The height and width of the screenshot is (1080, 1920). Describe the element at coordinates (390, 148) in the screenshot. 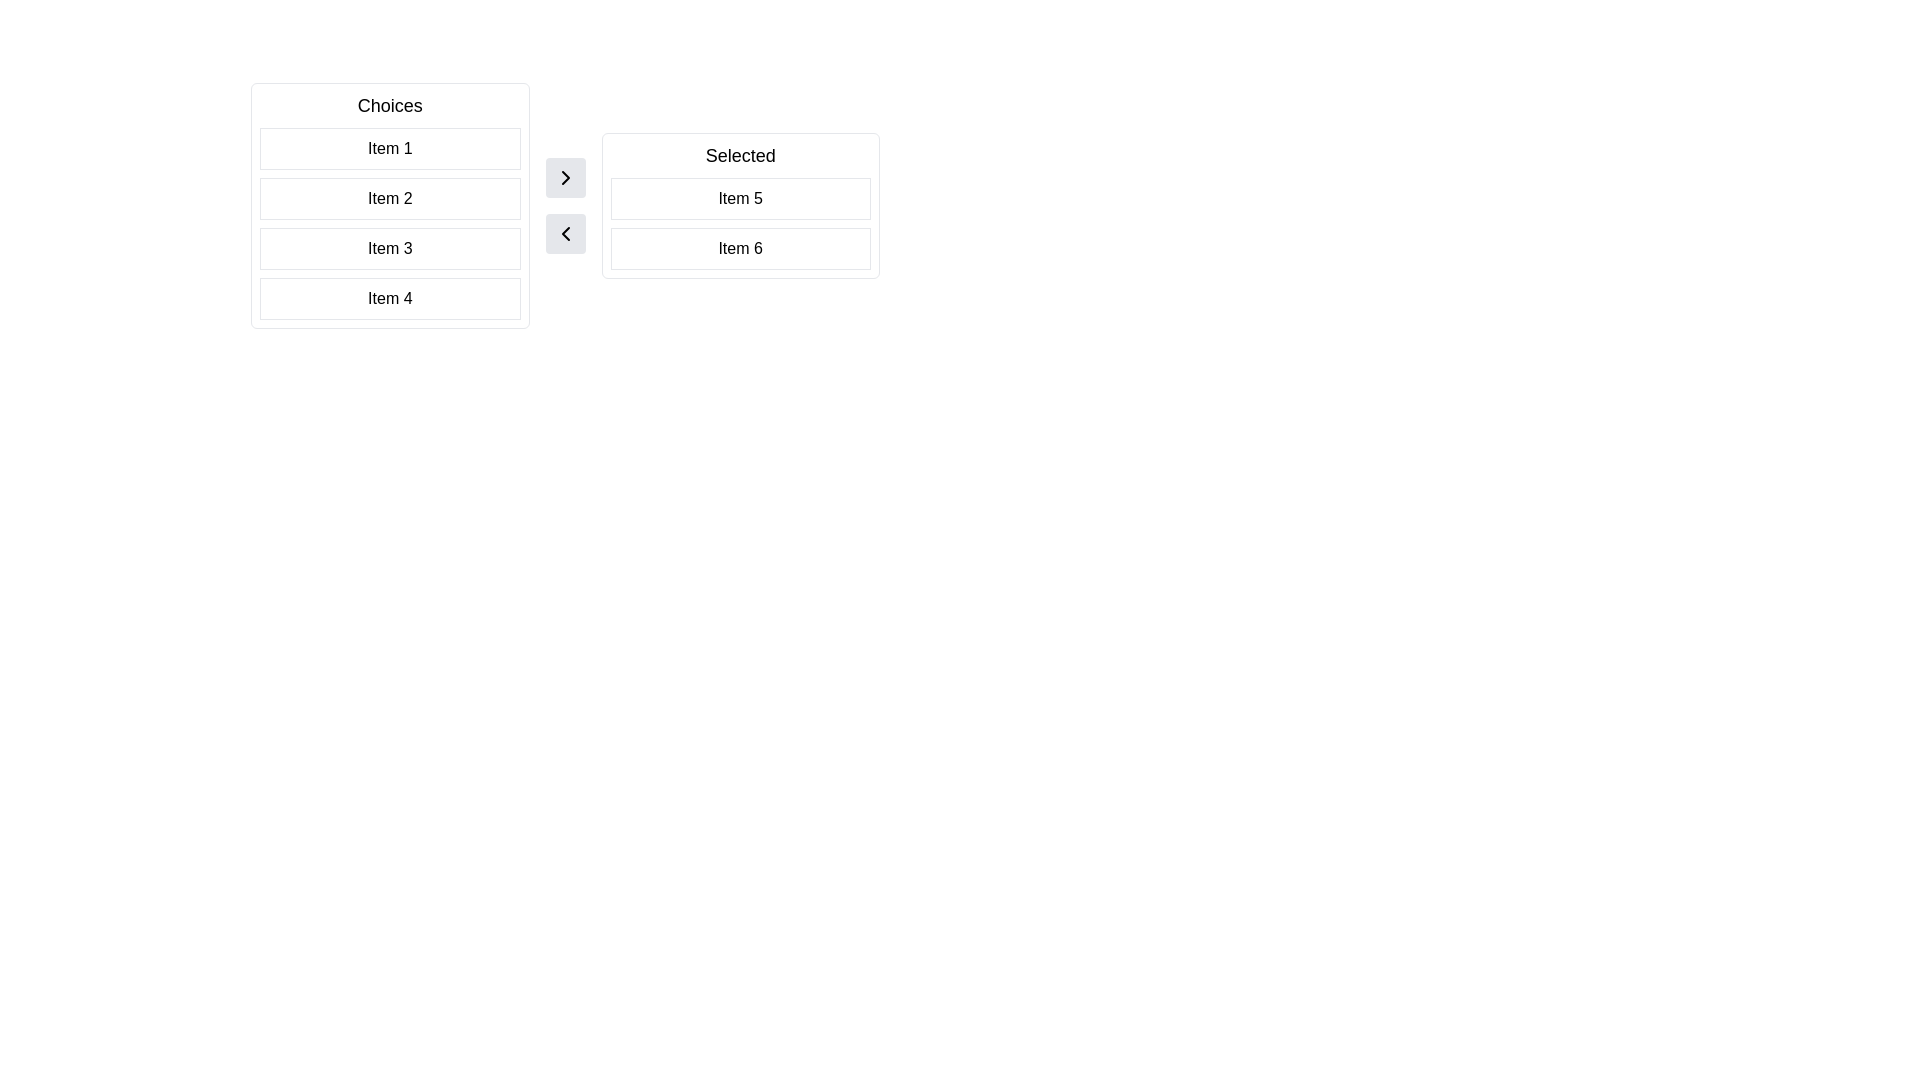

I see `the first selectable item labeled 'Item 1' in the list under the title 'Choices'` at that location.